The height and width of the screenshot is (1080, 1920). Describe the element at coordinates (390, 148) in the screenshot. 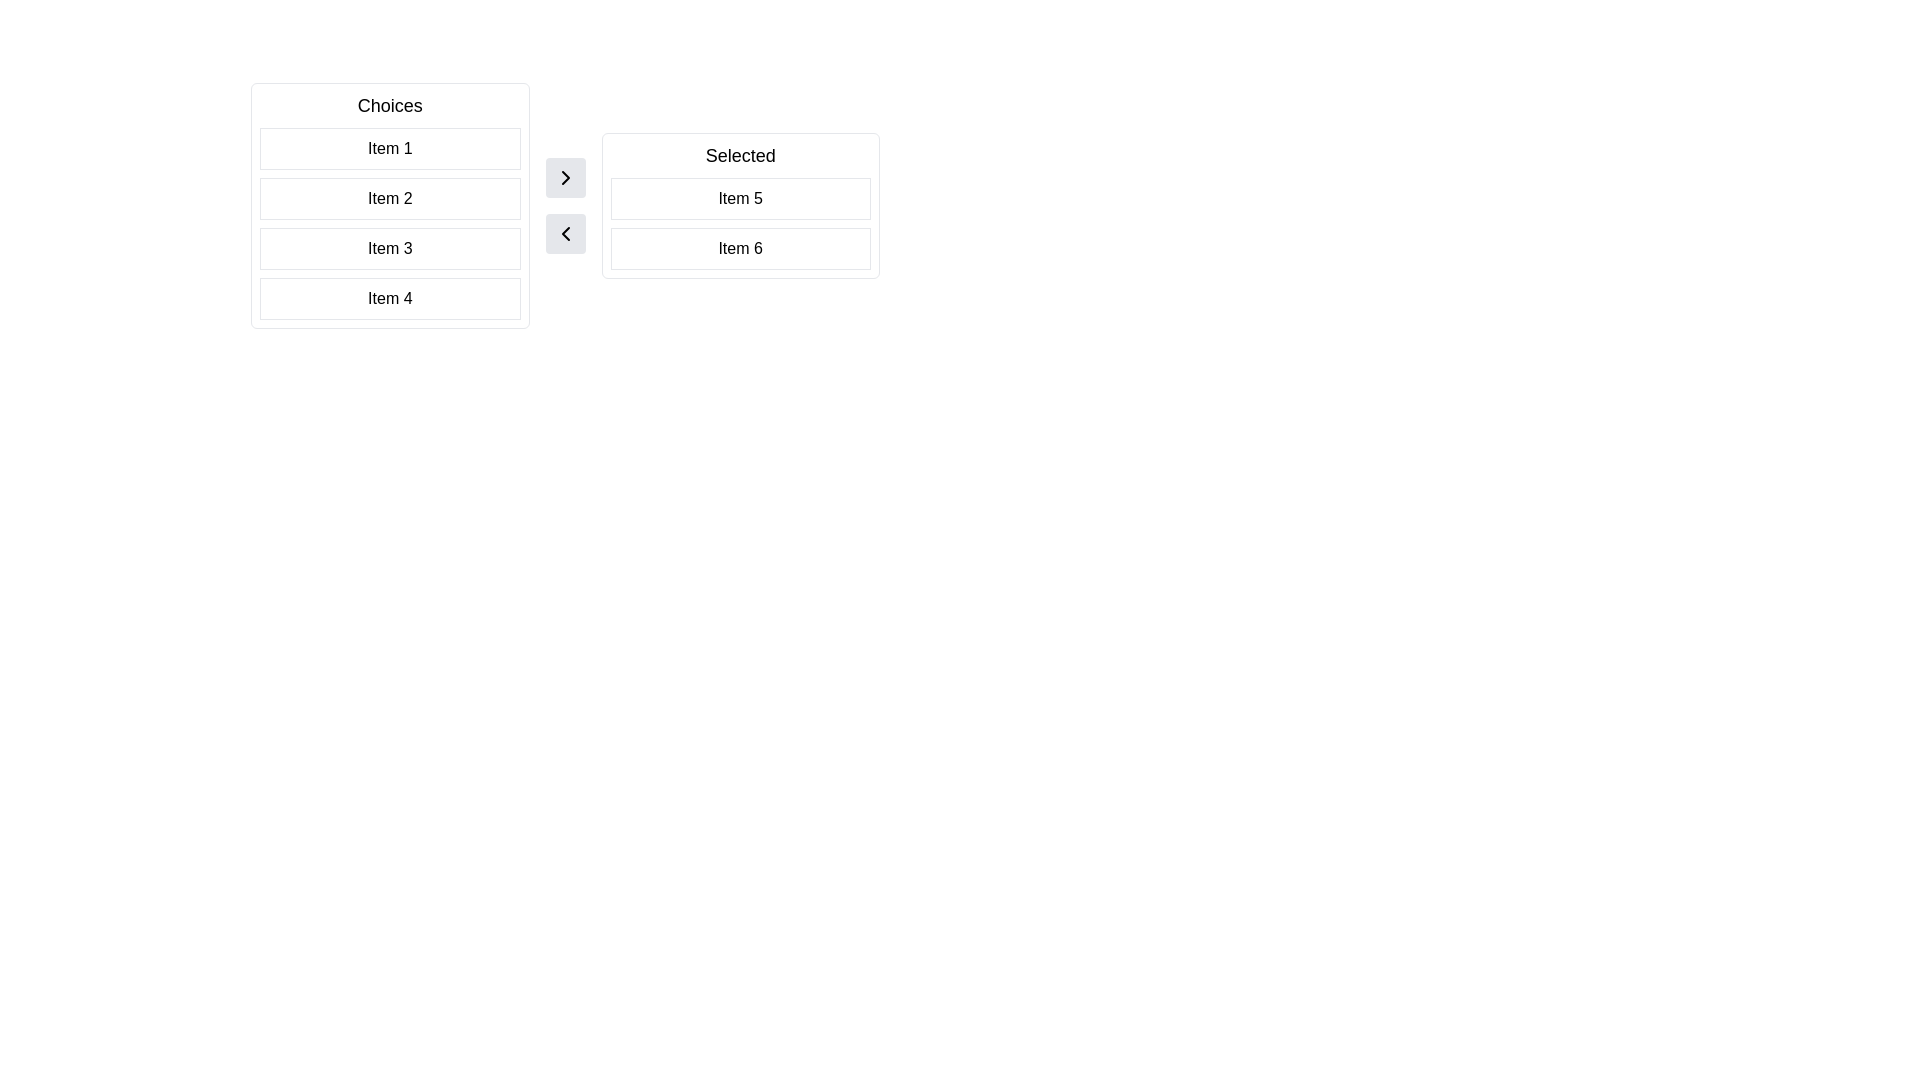

I see `the first selectable item labeled 'Item 1' in the list under the title 'Choices'` at that location.